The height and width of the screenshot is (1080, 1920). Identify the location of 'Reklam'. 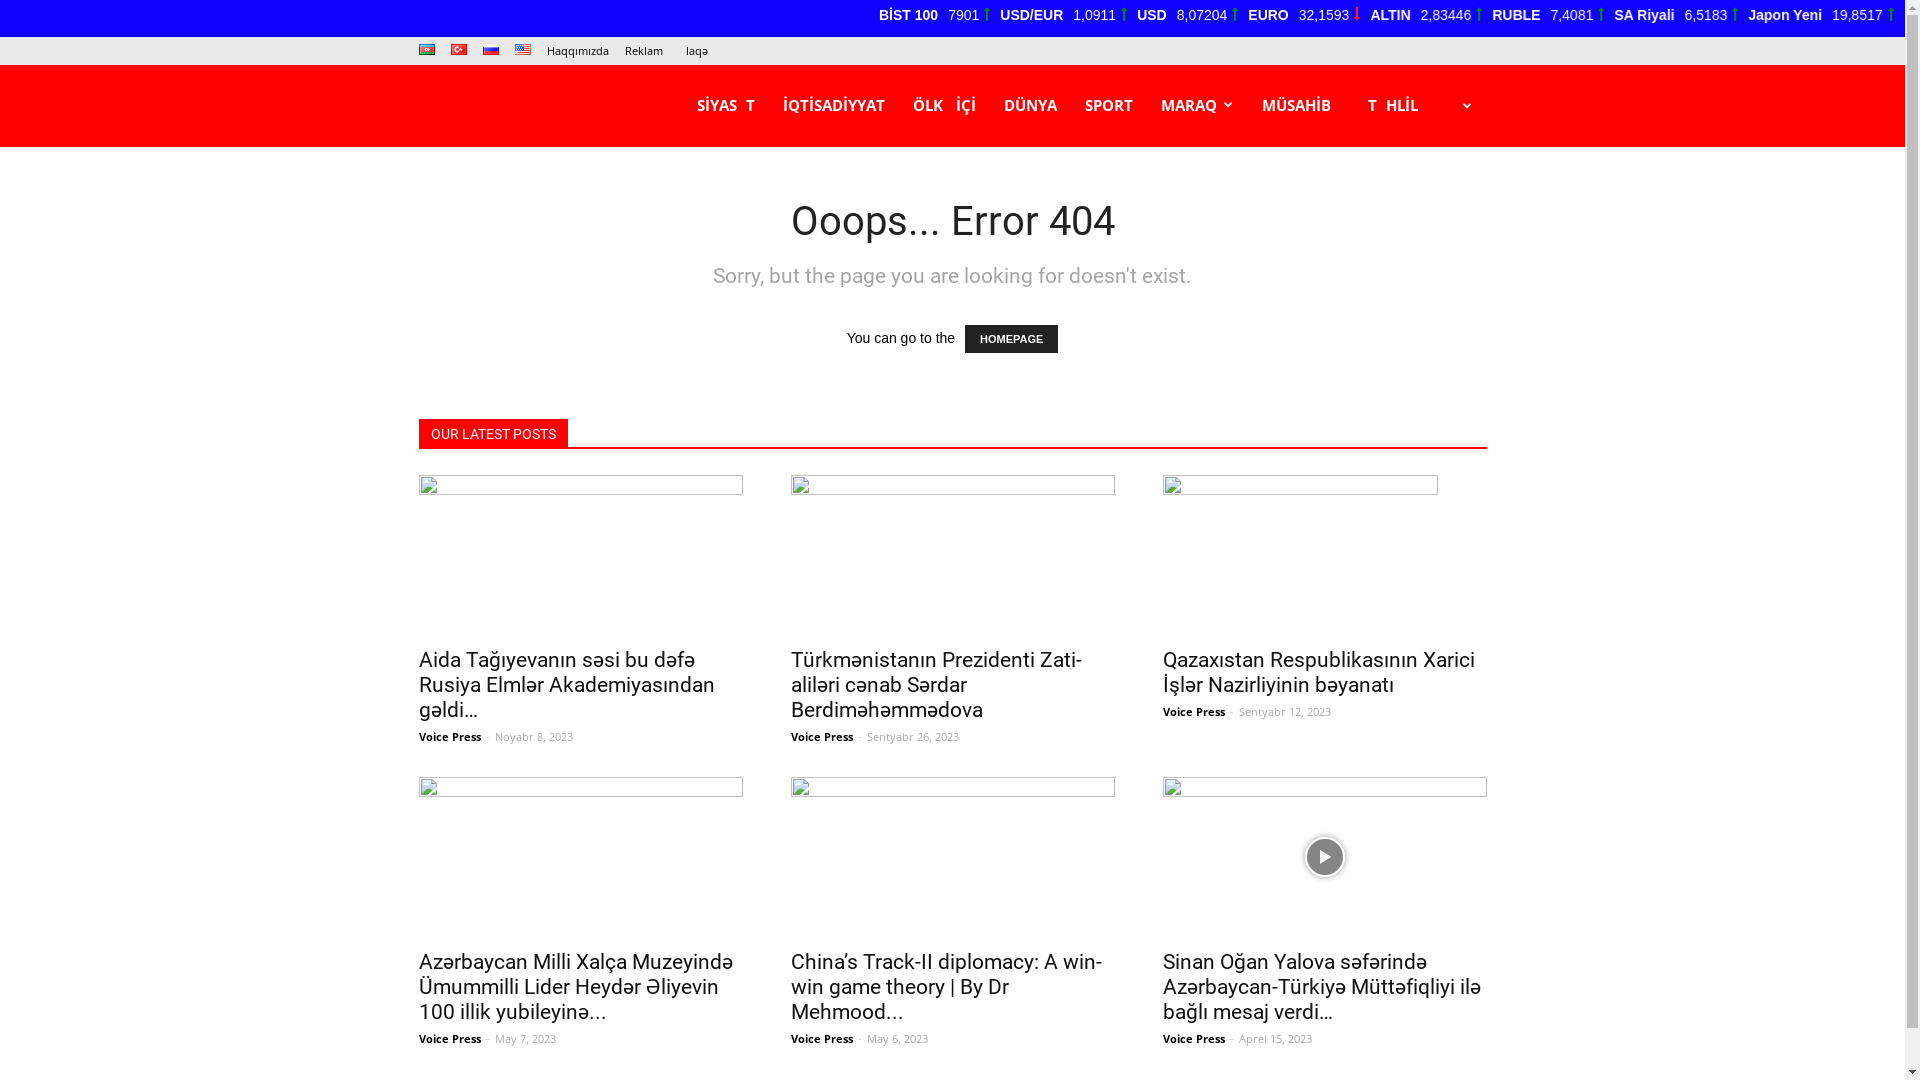
(643, 49).